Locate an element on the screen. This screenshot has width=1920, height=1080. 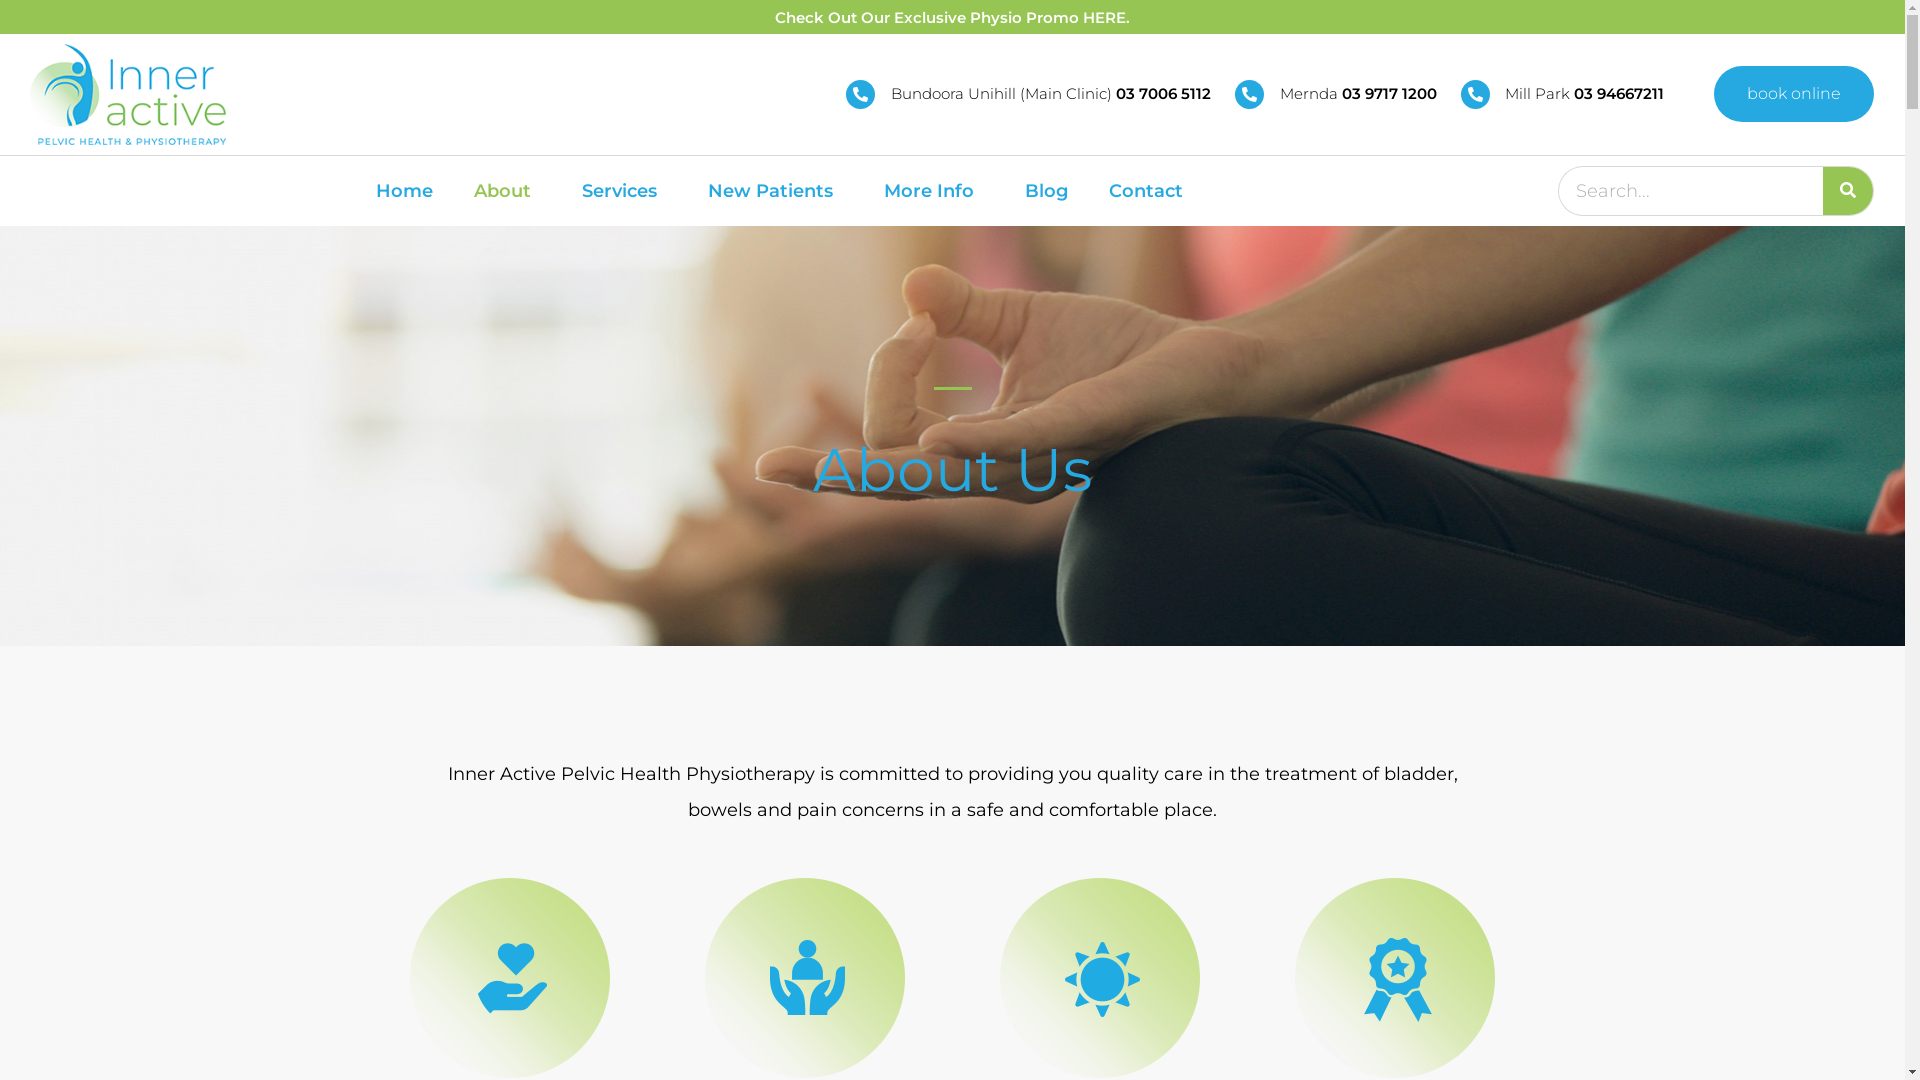
'book online' is located at coordinates (1712, 93).